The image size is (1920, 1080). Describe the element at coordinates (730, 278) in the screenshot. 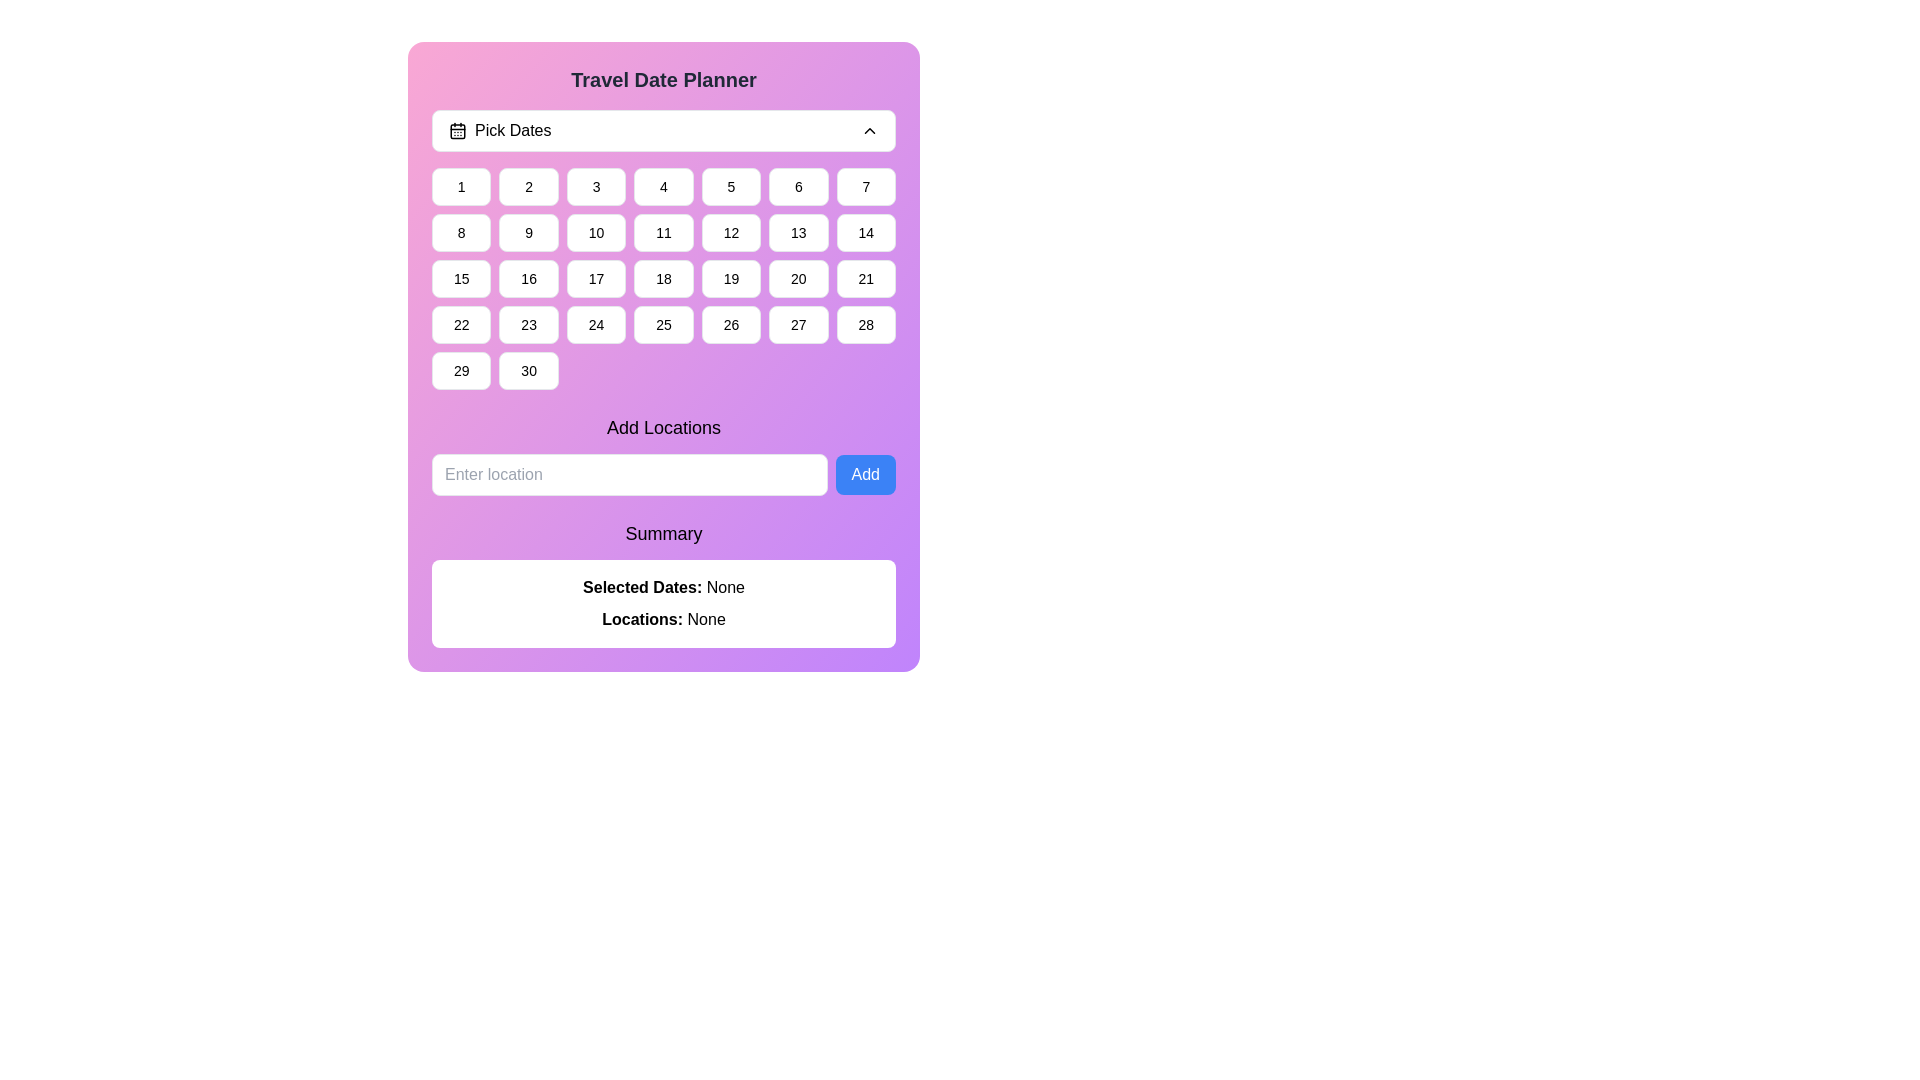

I see `the button displaying the number '19' in the center of the 'Travel Date Planner' calendar grid` at that location.